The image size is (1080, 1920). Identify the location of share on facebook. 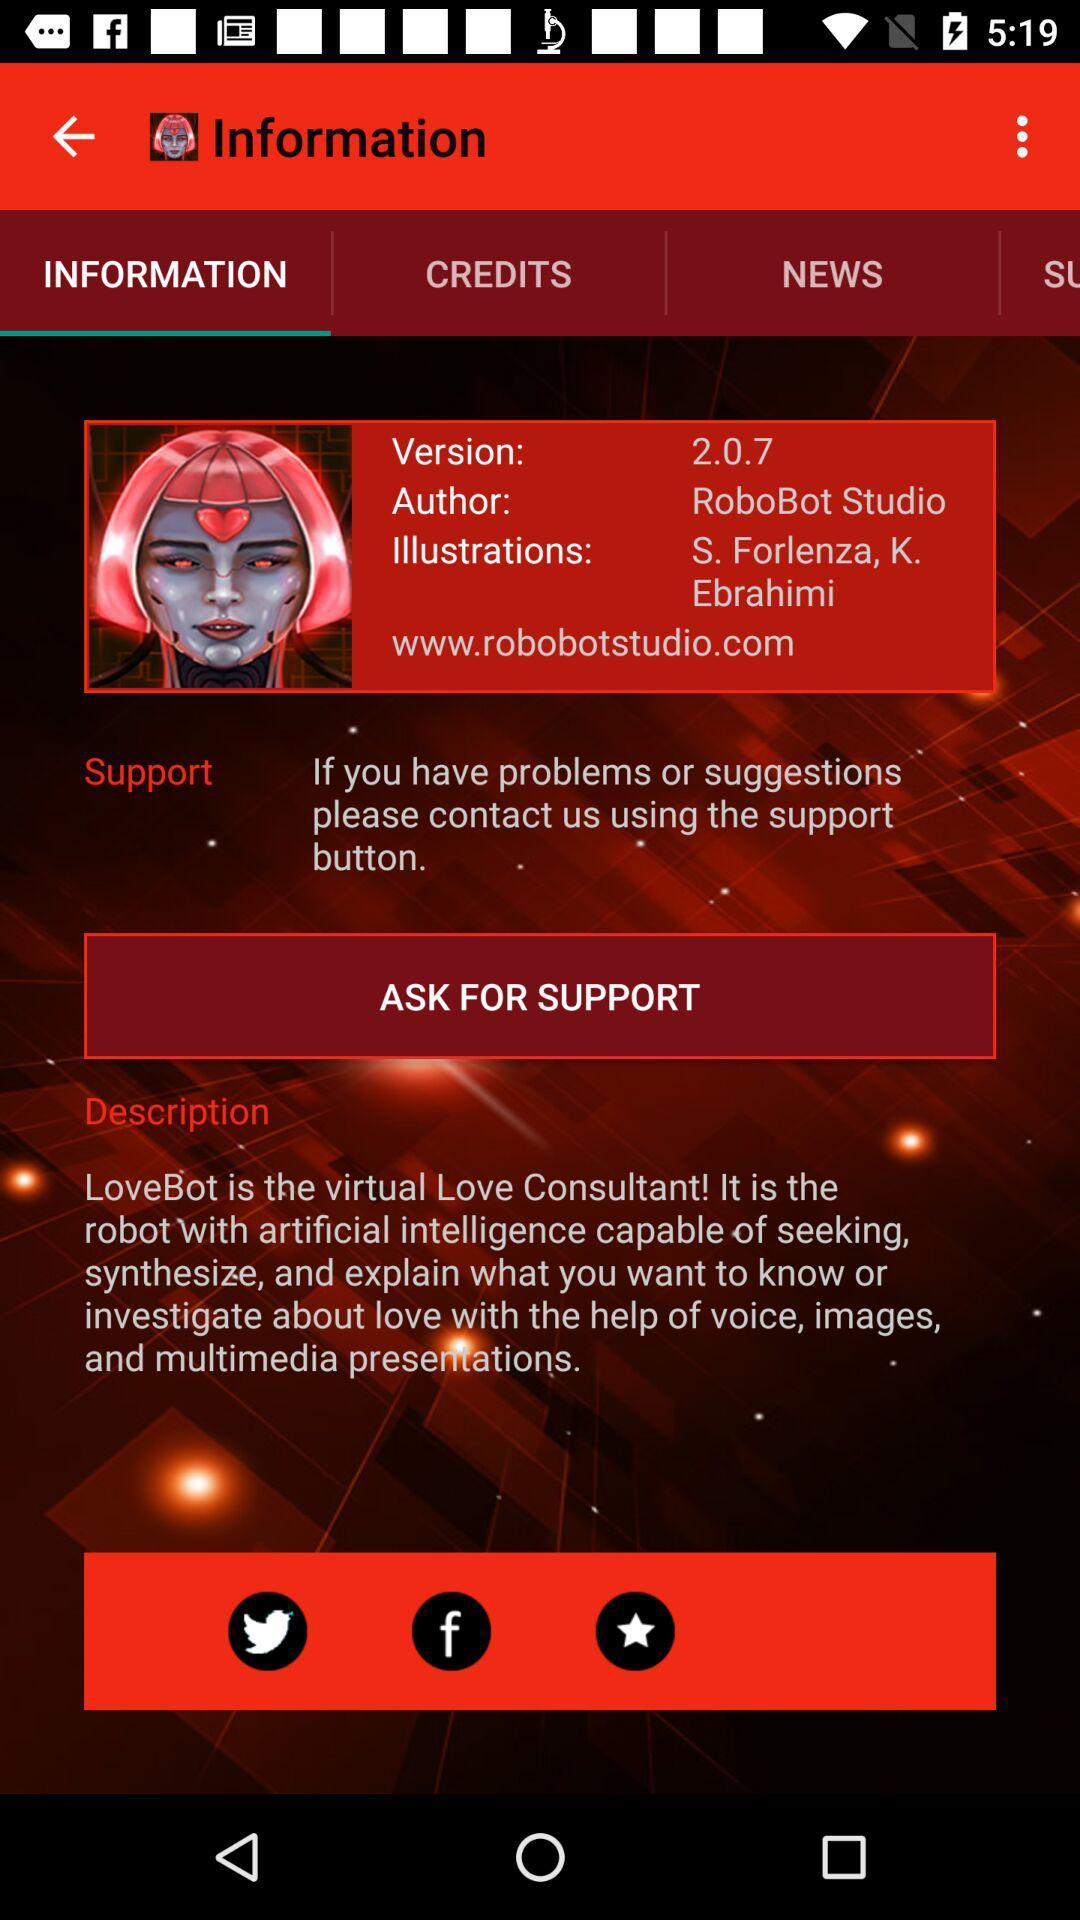
(451, 1631).